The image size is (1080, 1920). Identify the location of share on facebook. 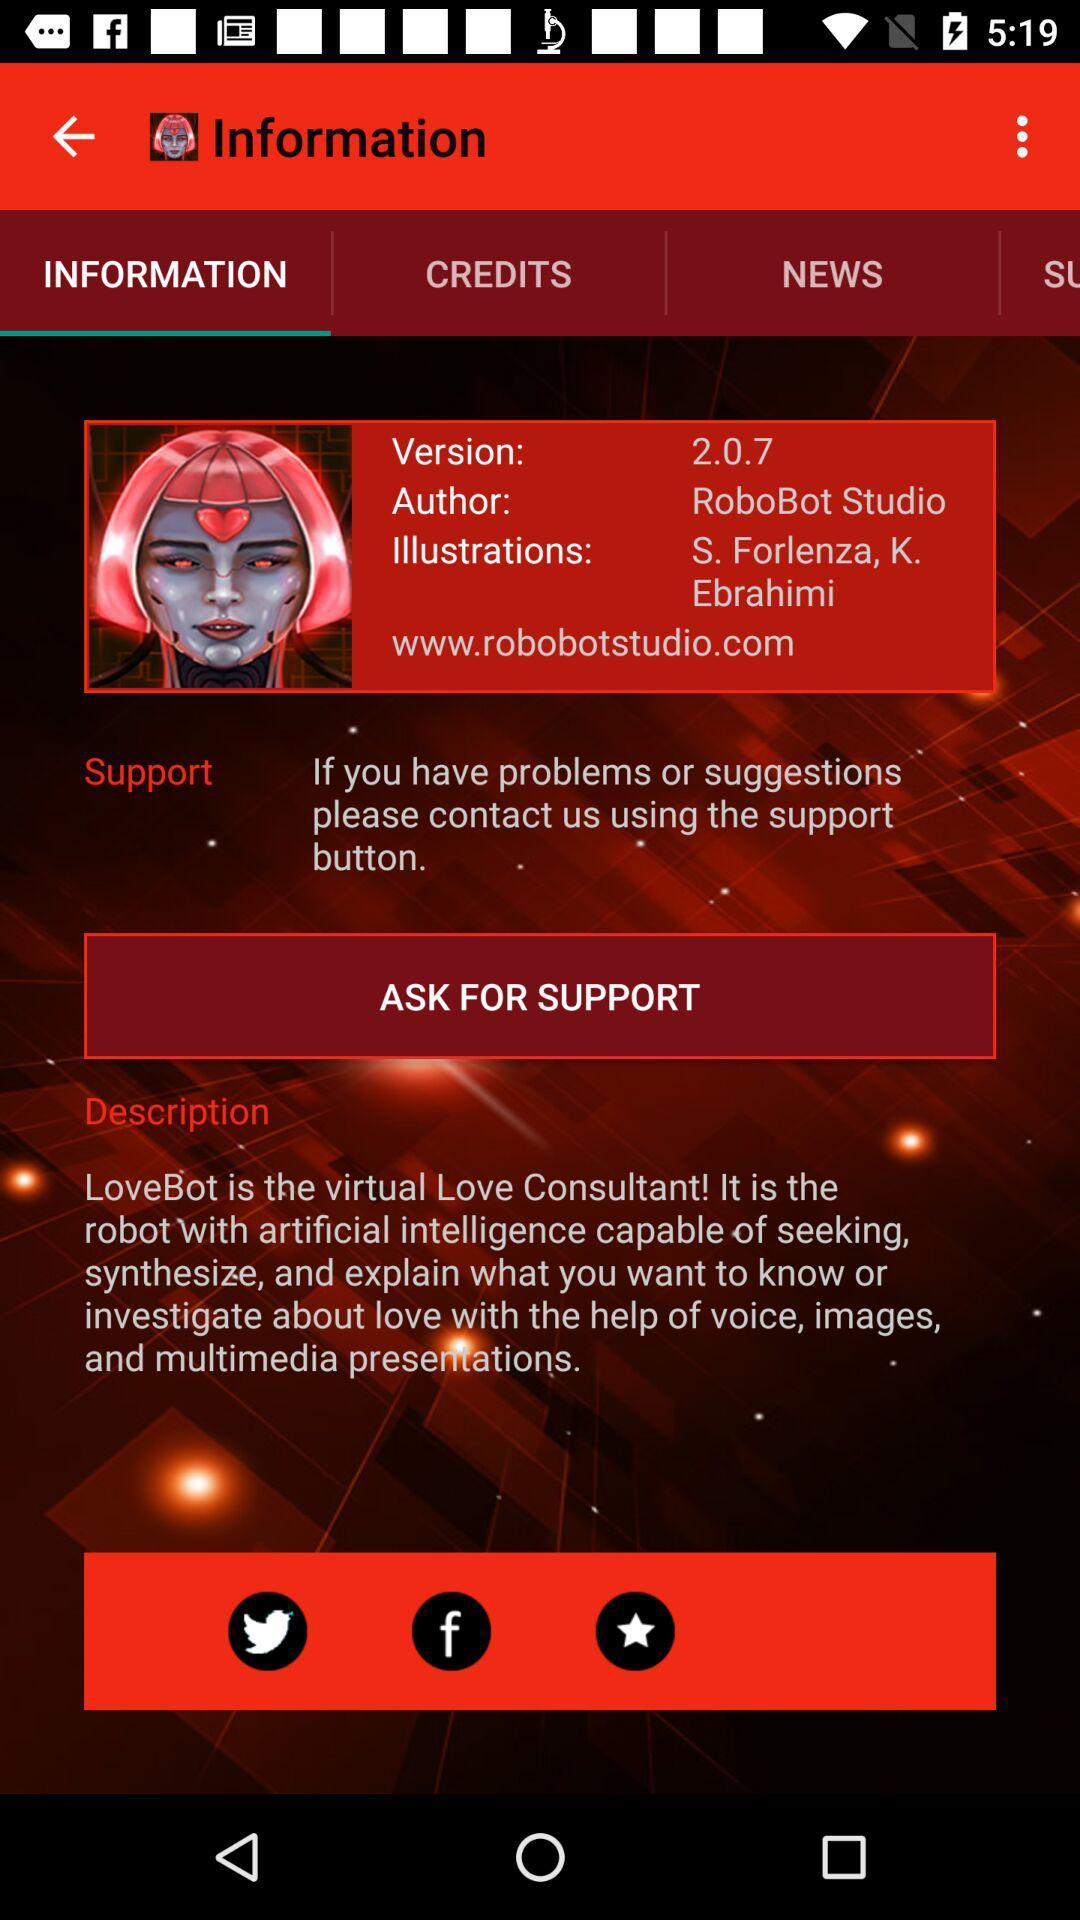
(451, 1631).